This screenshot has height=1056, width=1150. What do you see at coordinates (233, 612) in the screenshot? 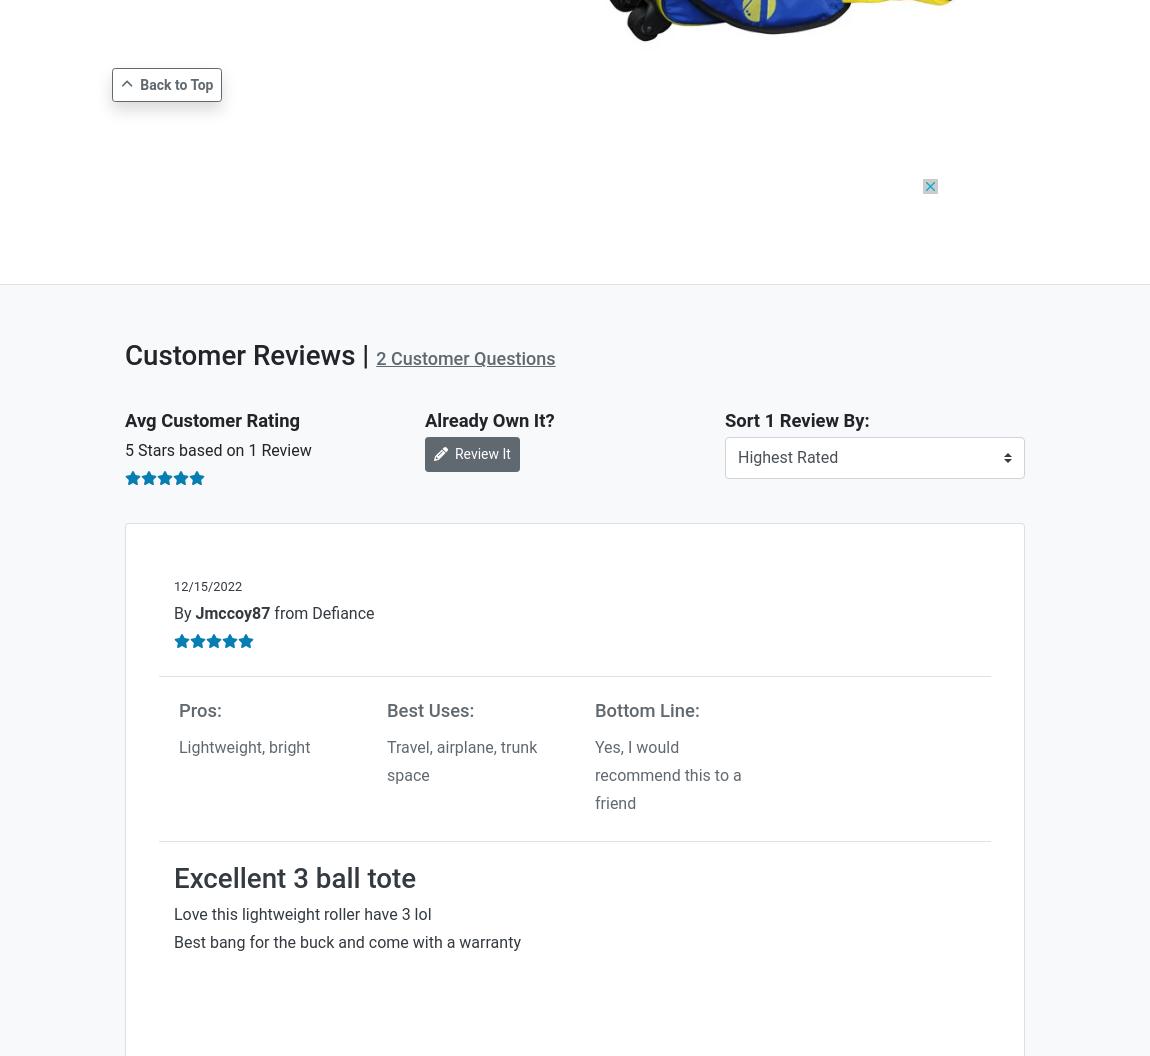
I see `'Jmccoy87'` at bounding box center [233, 612].